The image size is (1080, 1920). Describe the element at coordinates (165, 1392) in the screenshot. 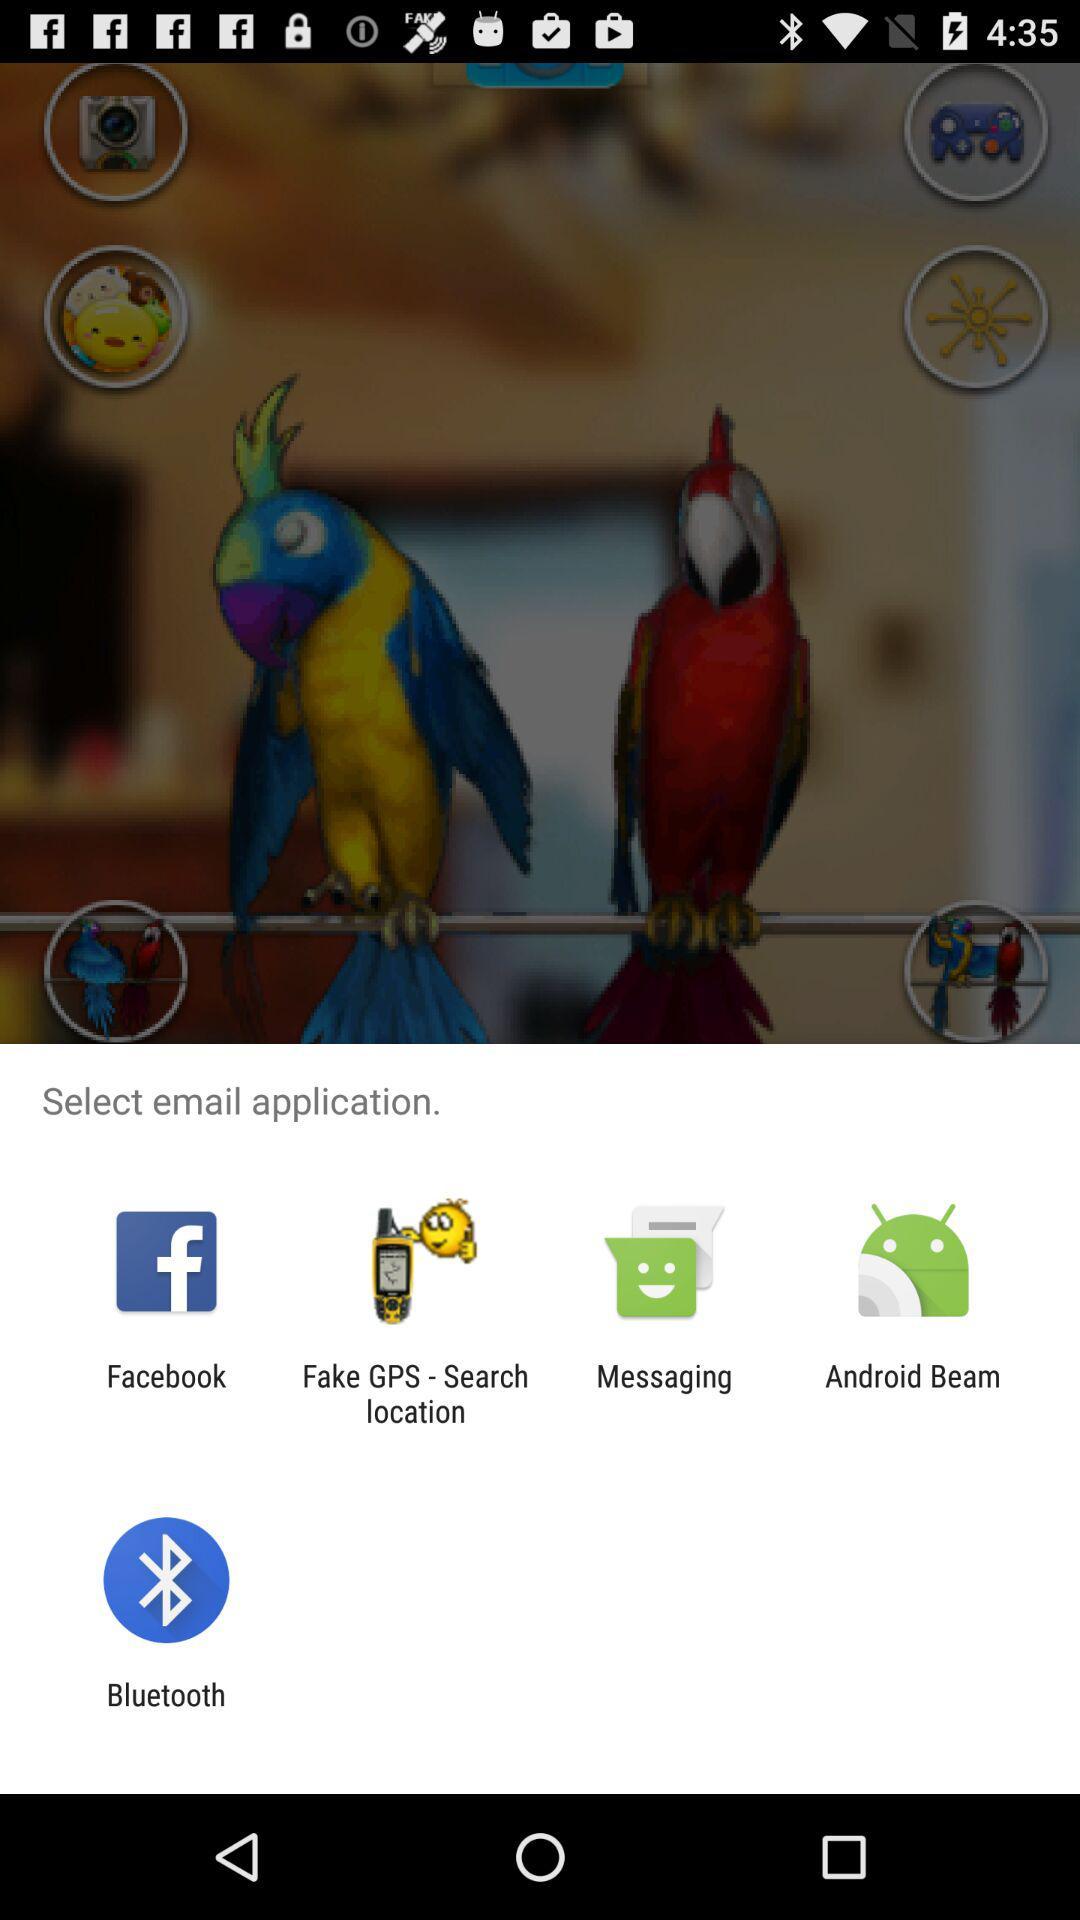

I see `app next to the fake gps search icon` at that location.